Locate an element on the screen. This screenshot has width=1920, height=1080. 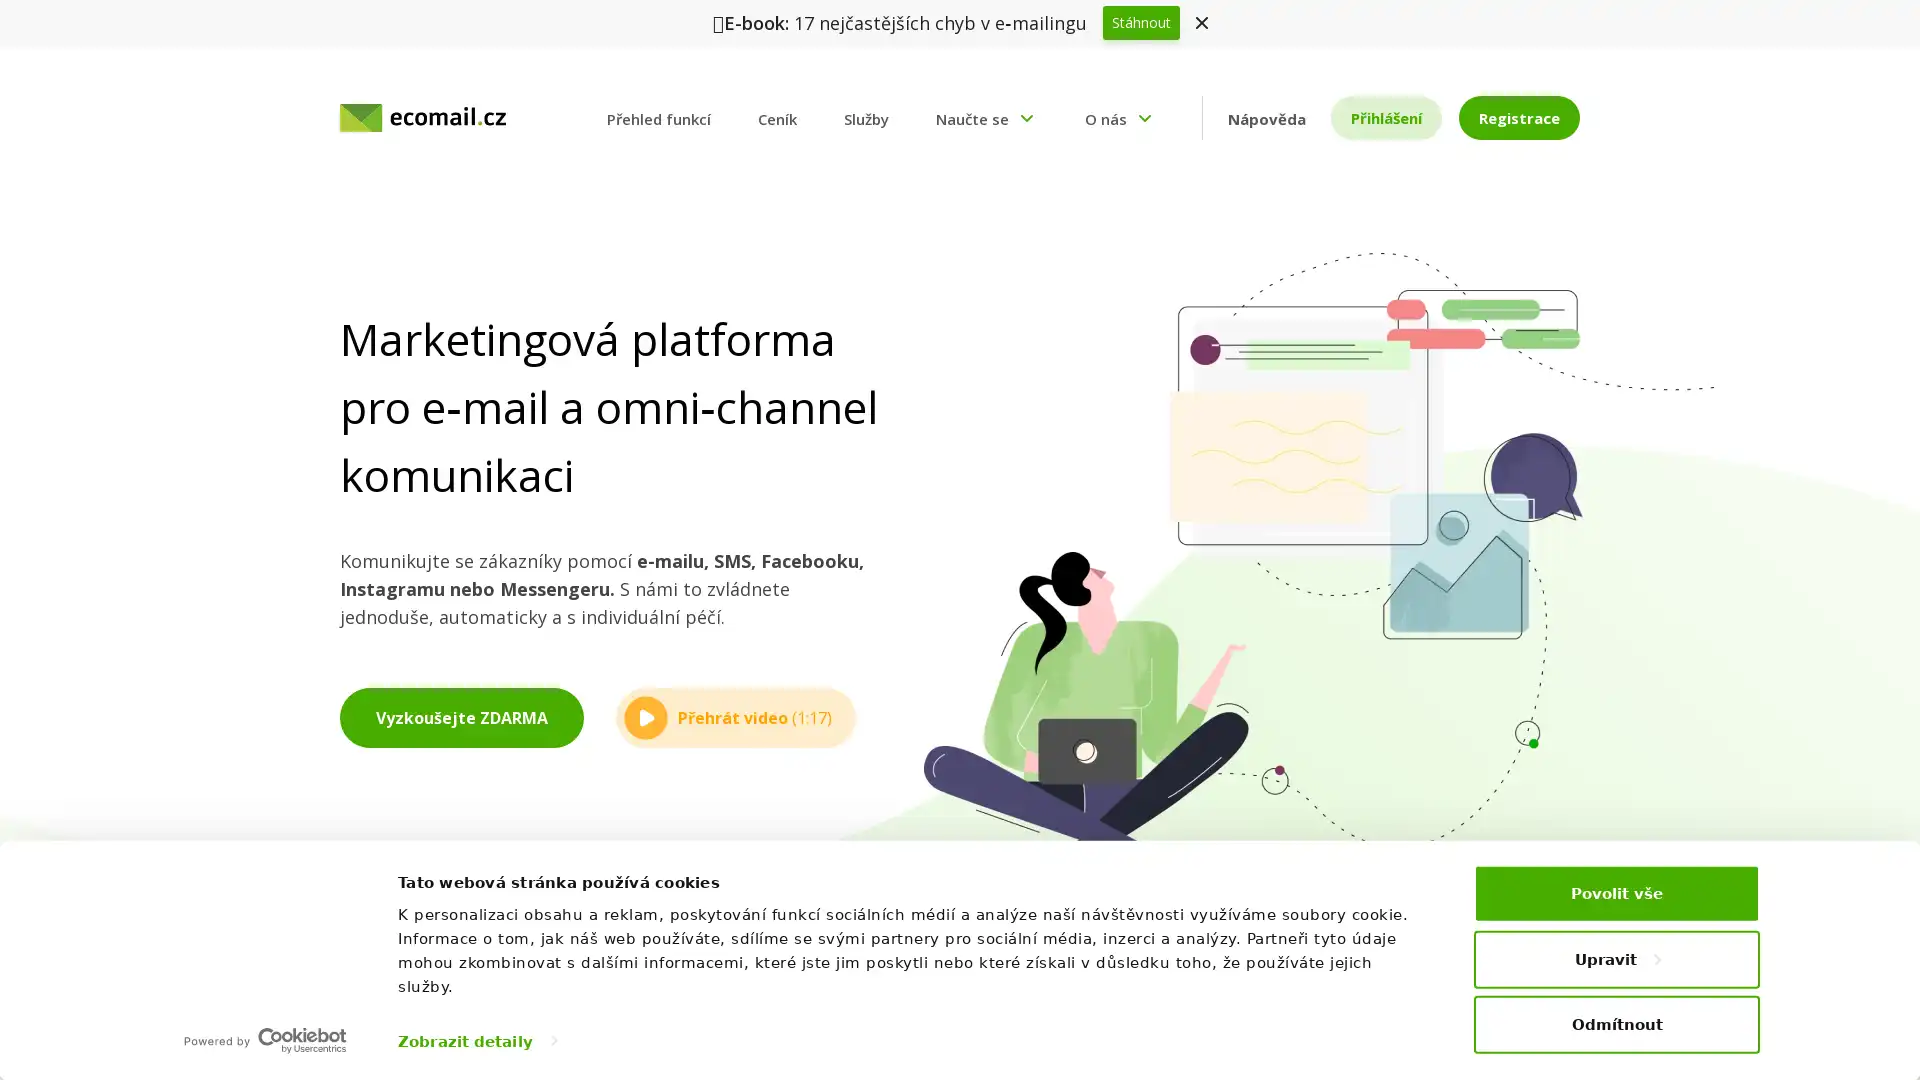
Prehrat video (1:17) is located at coordinates (734, 716).